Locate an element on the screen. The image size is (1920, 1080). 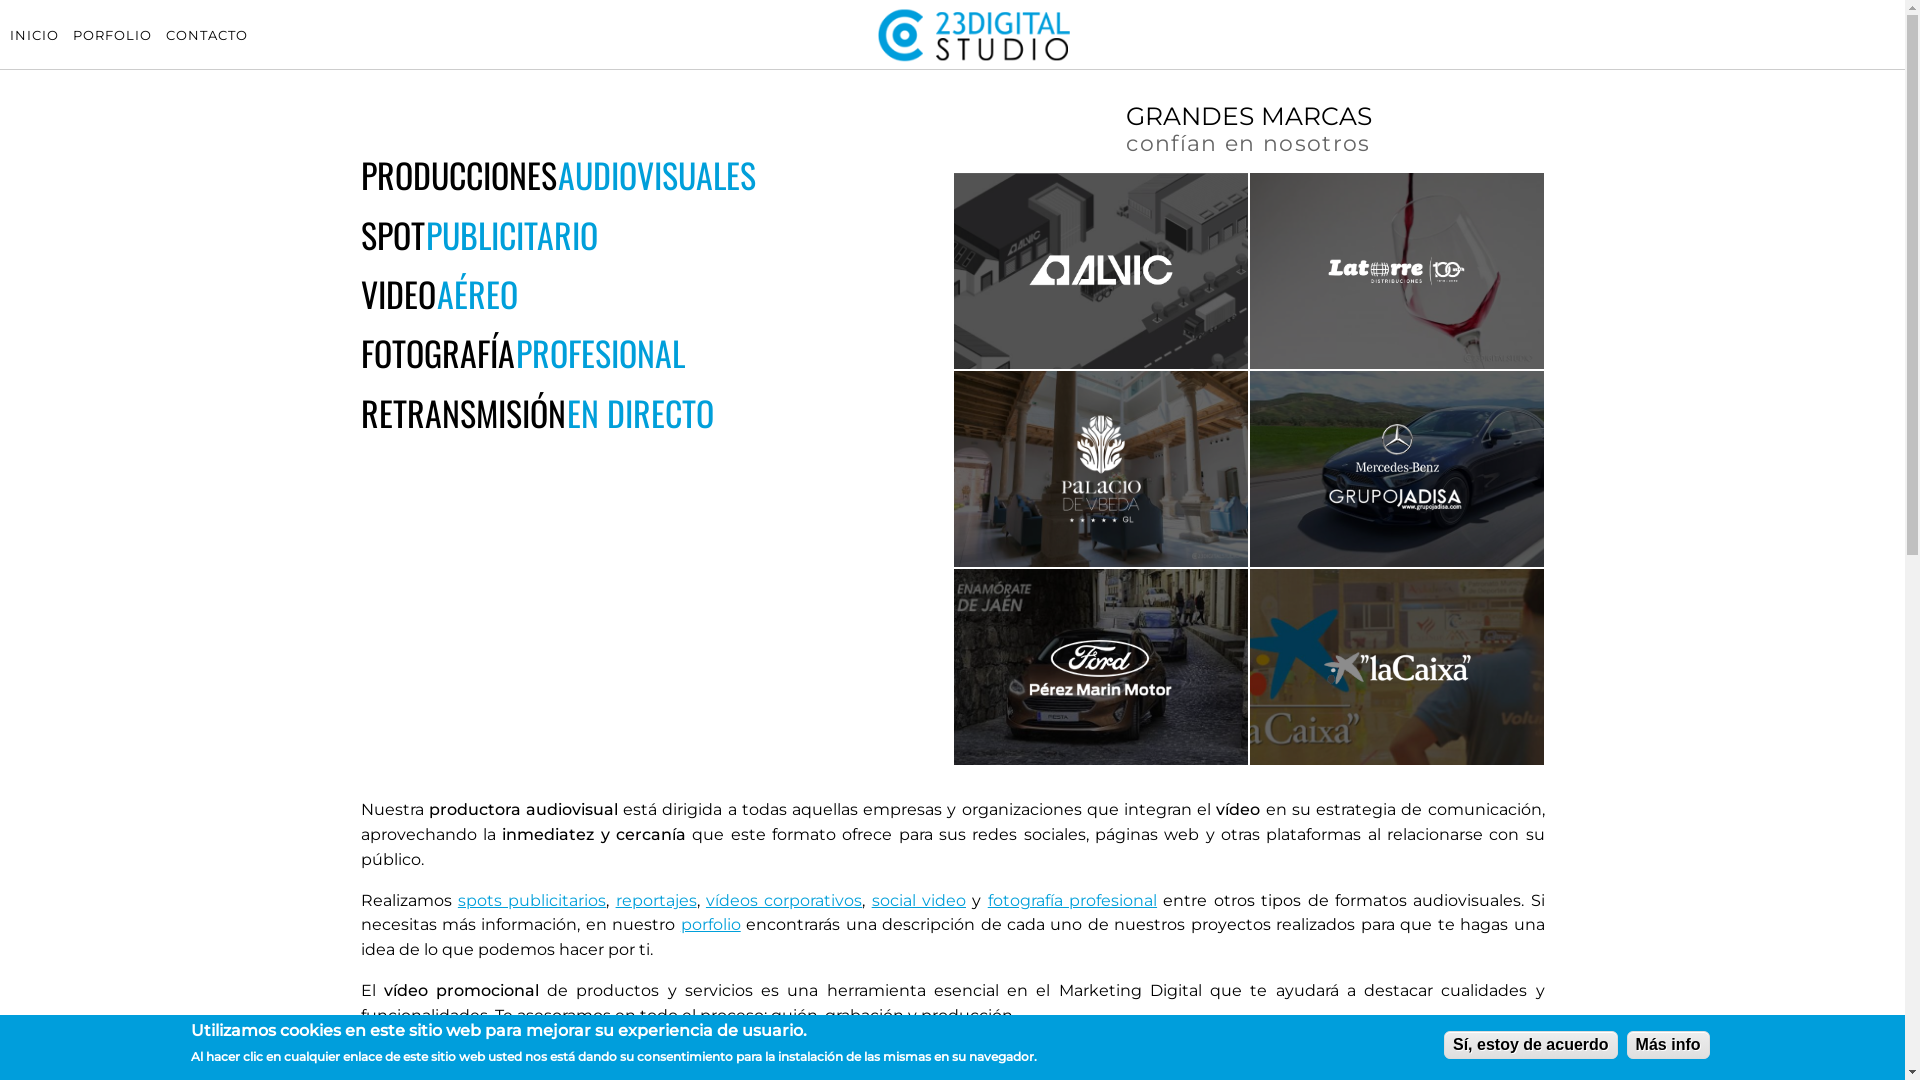
'INICIO' is located at coordinates (34, 34).